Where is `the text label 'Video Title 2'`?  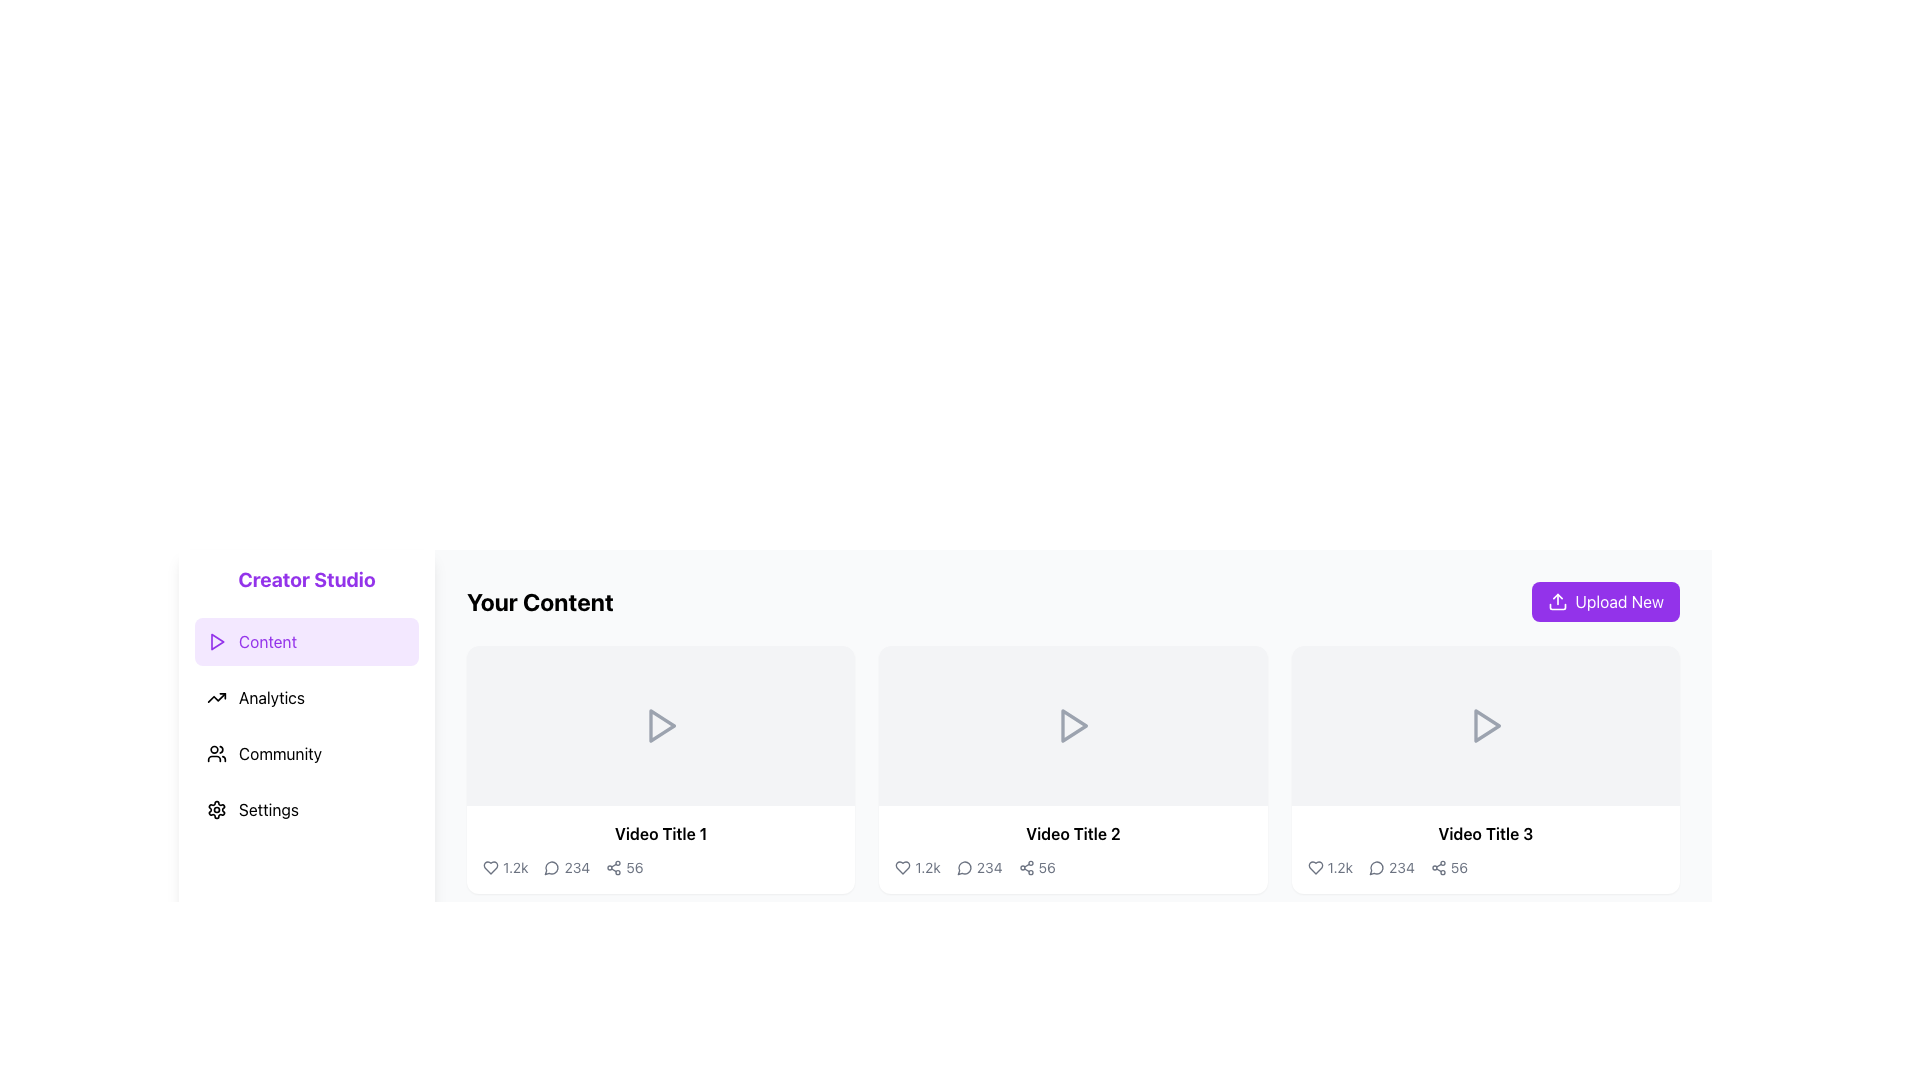
the text label 'Video Title 2' is located at coordinates (1072, 833).